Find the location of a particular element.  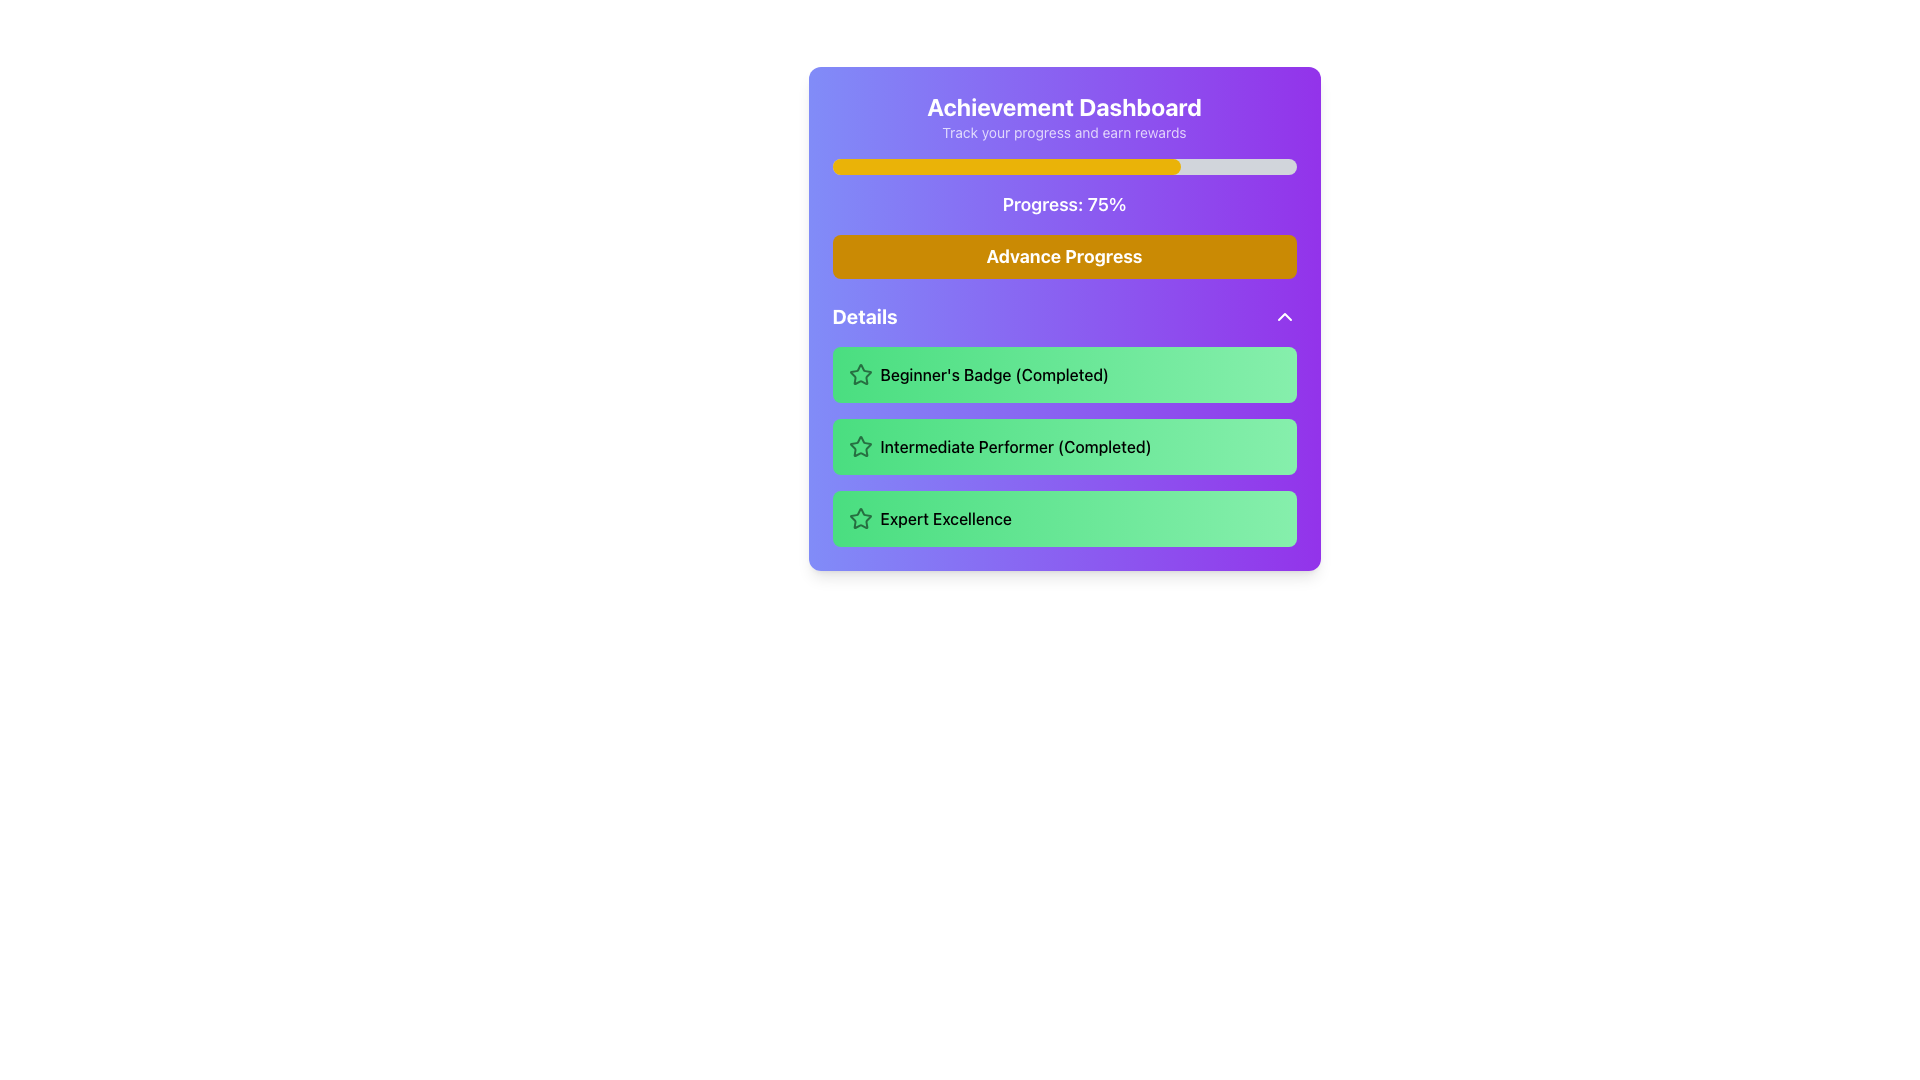

the text label displaying the current progress percentage on the Achievement Dashboard, located below the progress bar and above the Advance Progress button is located at coordinates (1063, 204).